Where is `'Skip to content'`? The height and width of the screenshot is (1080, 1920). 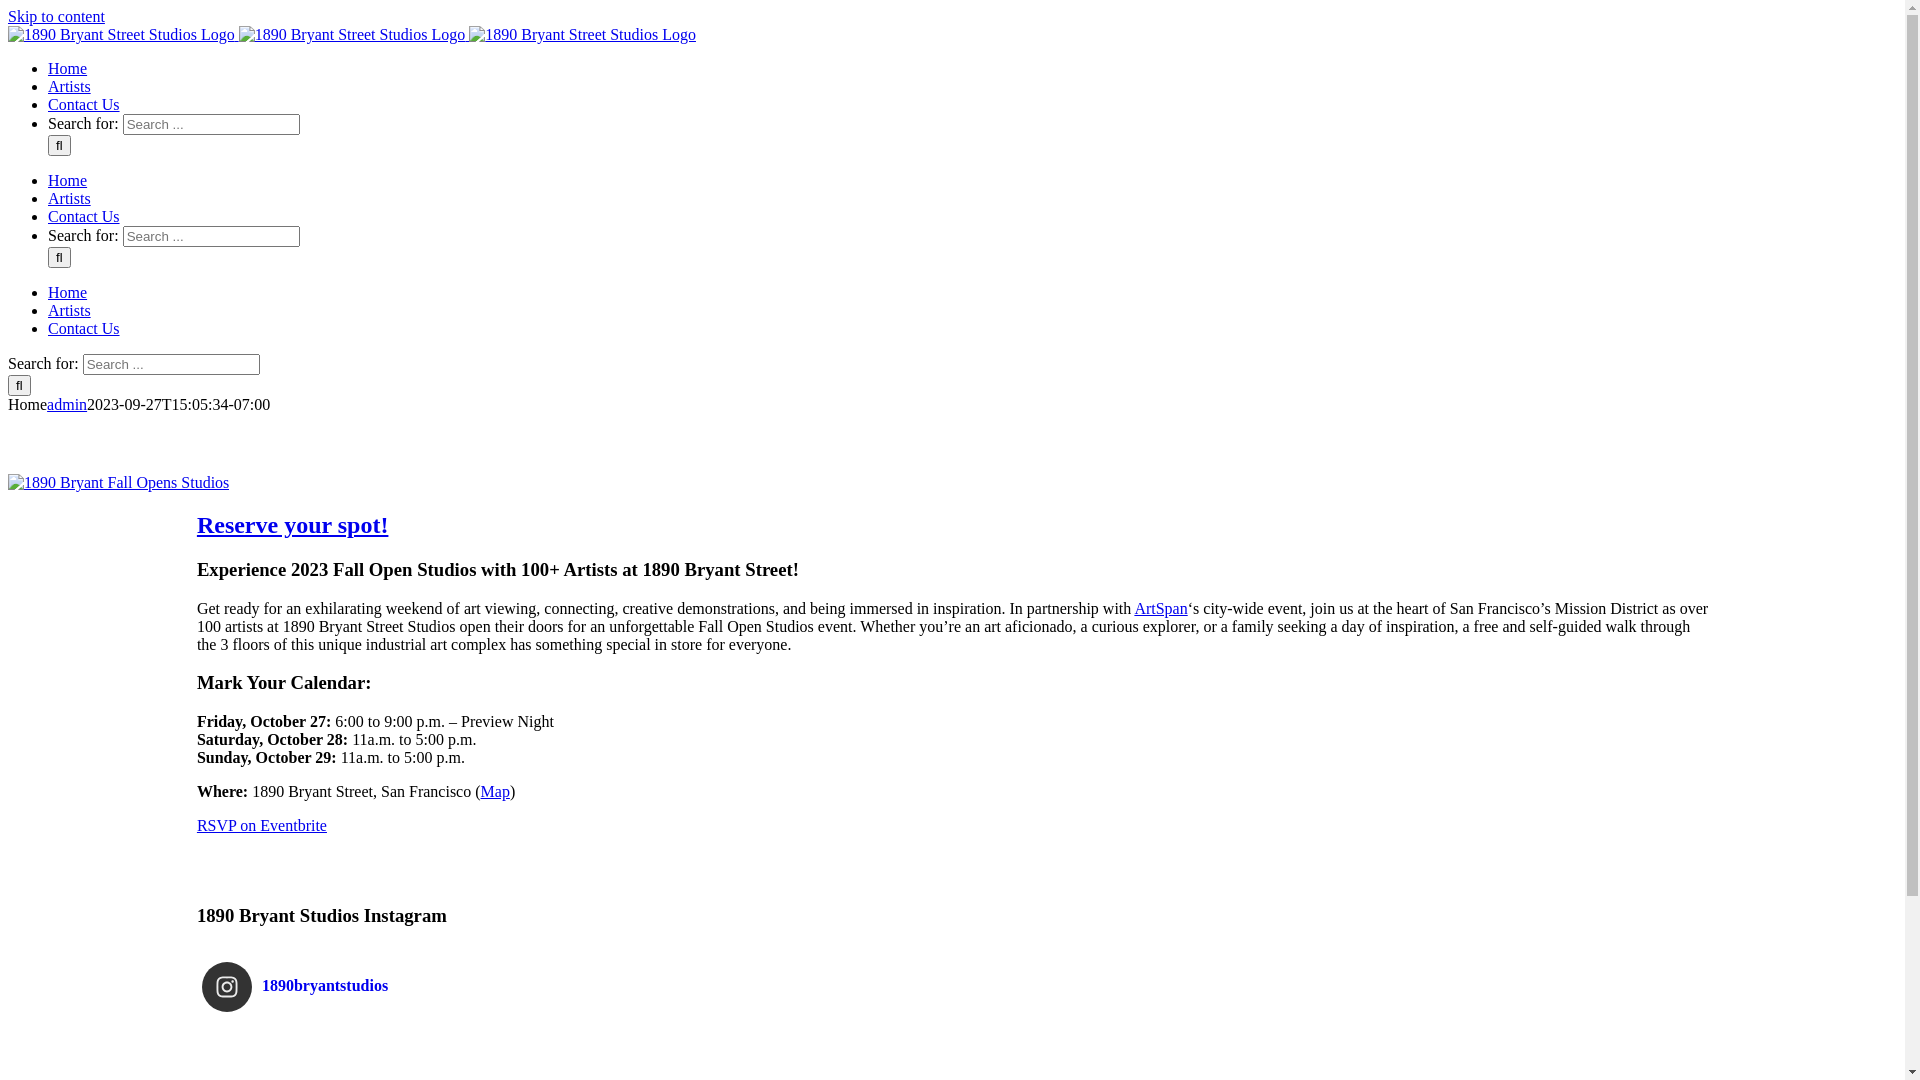 'Skip to content' is located at coordinates (56, 16).